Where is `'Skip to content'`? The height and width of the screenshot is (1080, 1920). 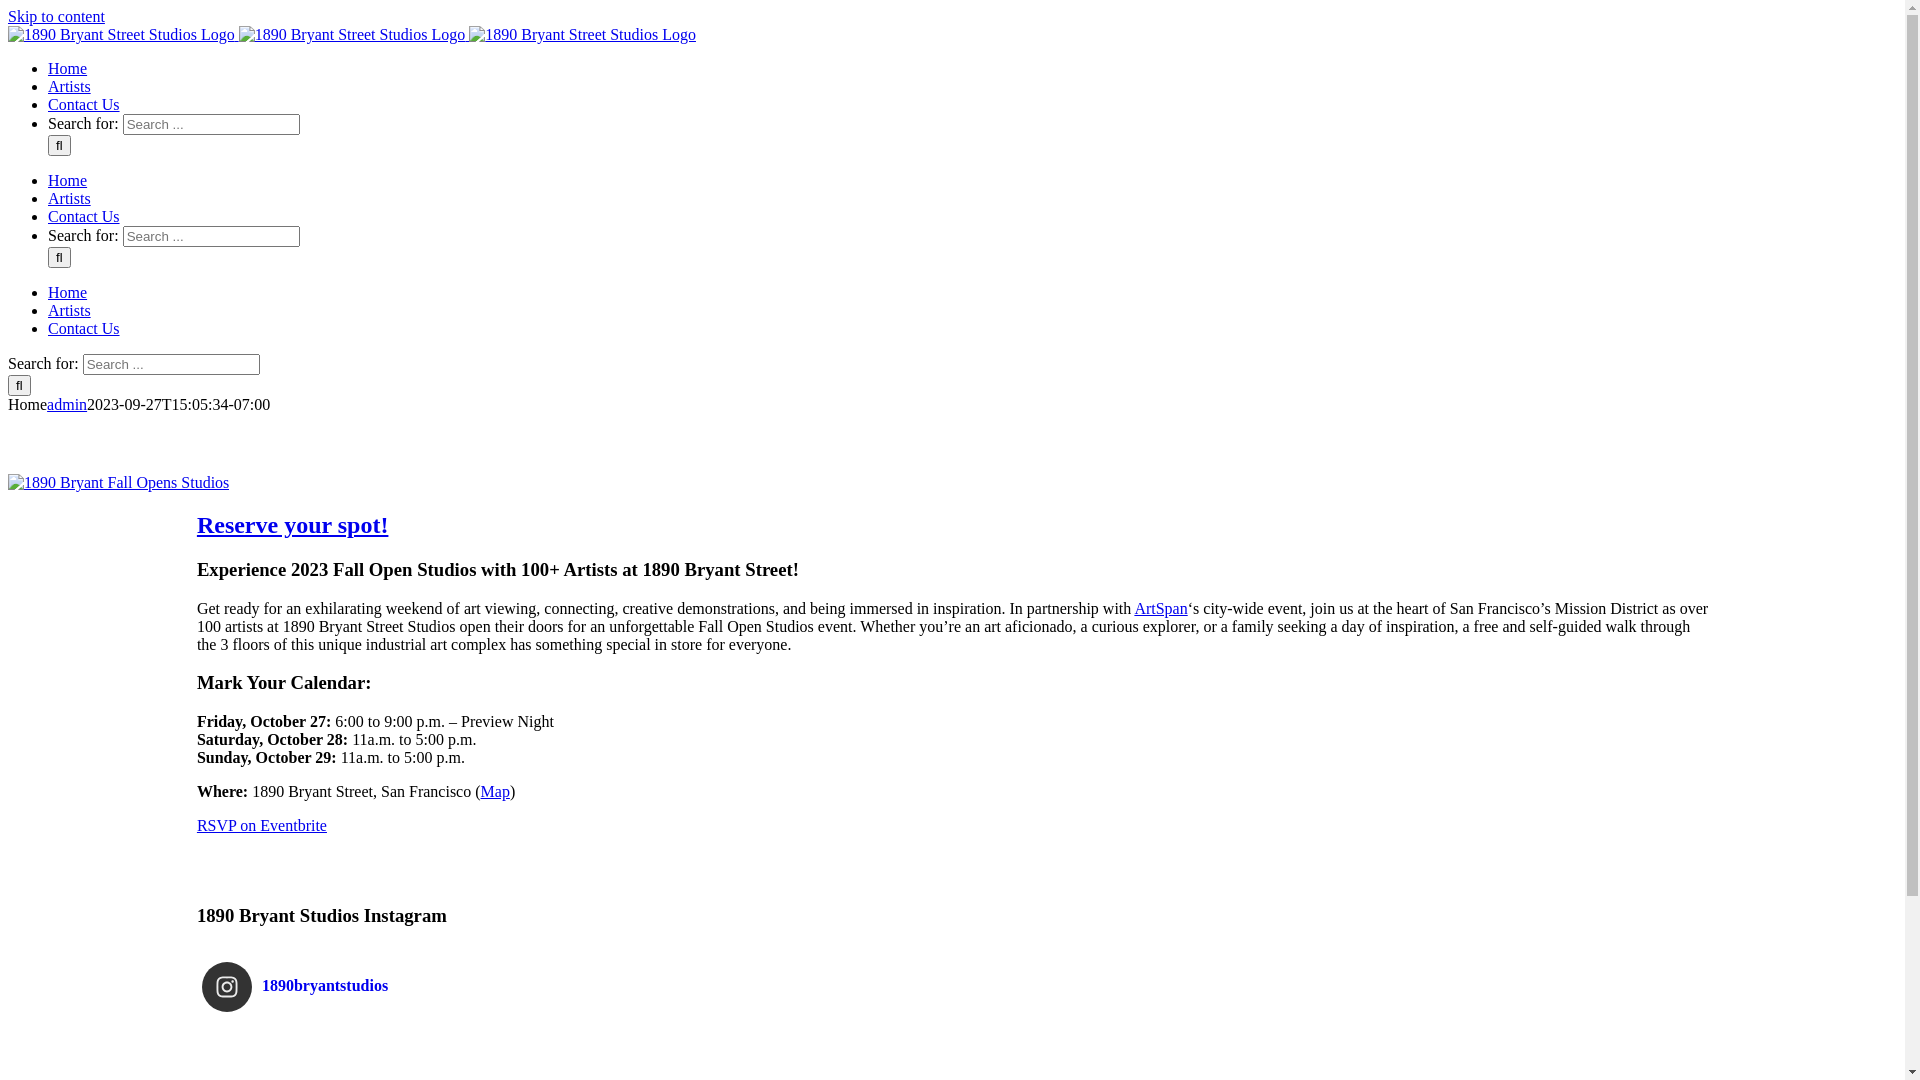 'Skip to content' is located at coordinates (56, 16).